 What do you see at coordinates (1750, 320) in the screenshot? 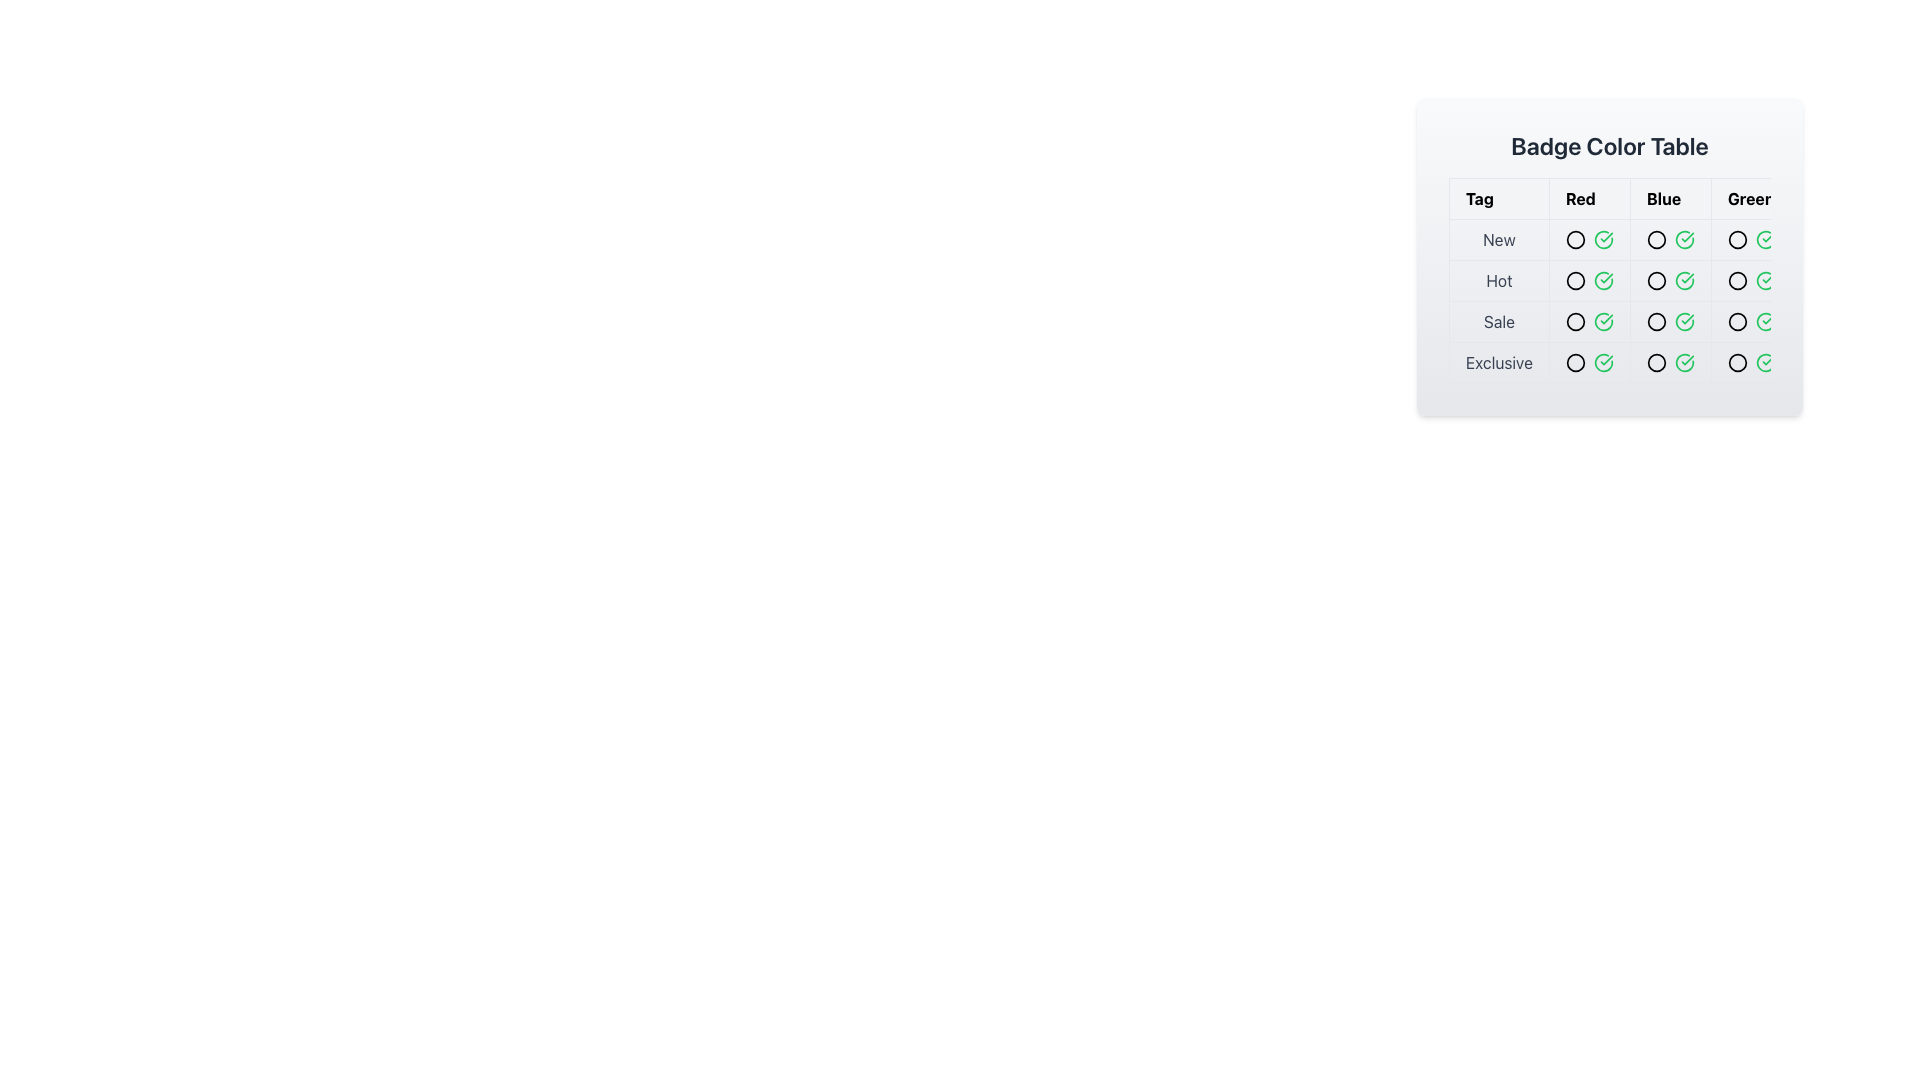
I see `the SVG Icon indicating approved status located in the 'Green' column of the 'Sale' row in the 'Badge Color Table'` at bounding box center [1750, 320].